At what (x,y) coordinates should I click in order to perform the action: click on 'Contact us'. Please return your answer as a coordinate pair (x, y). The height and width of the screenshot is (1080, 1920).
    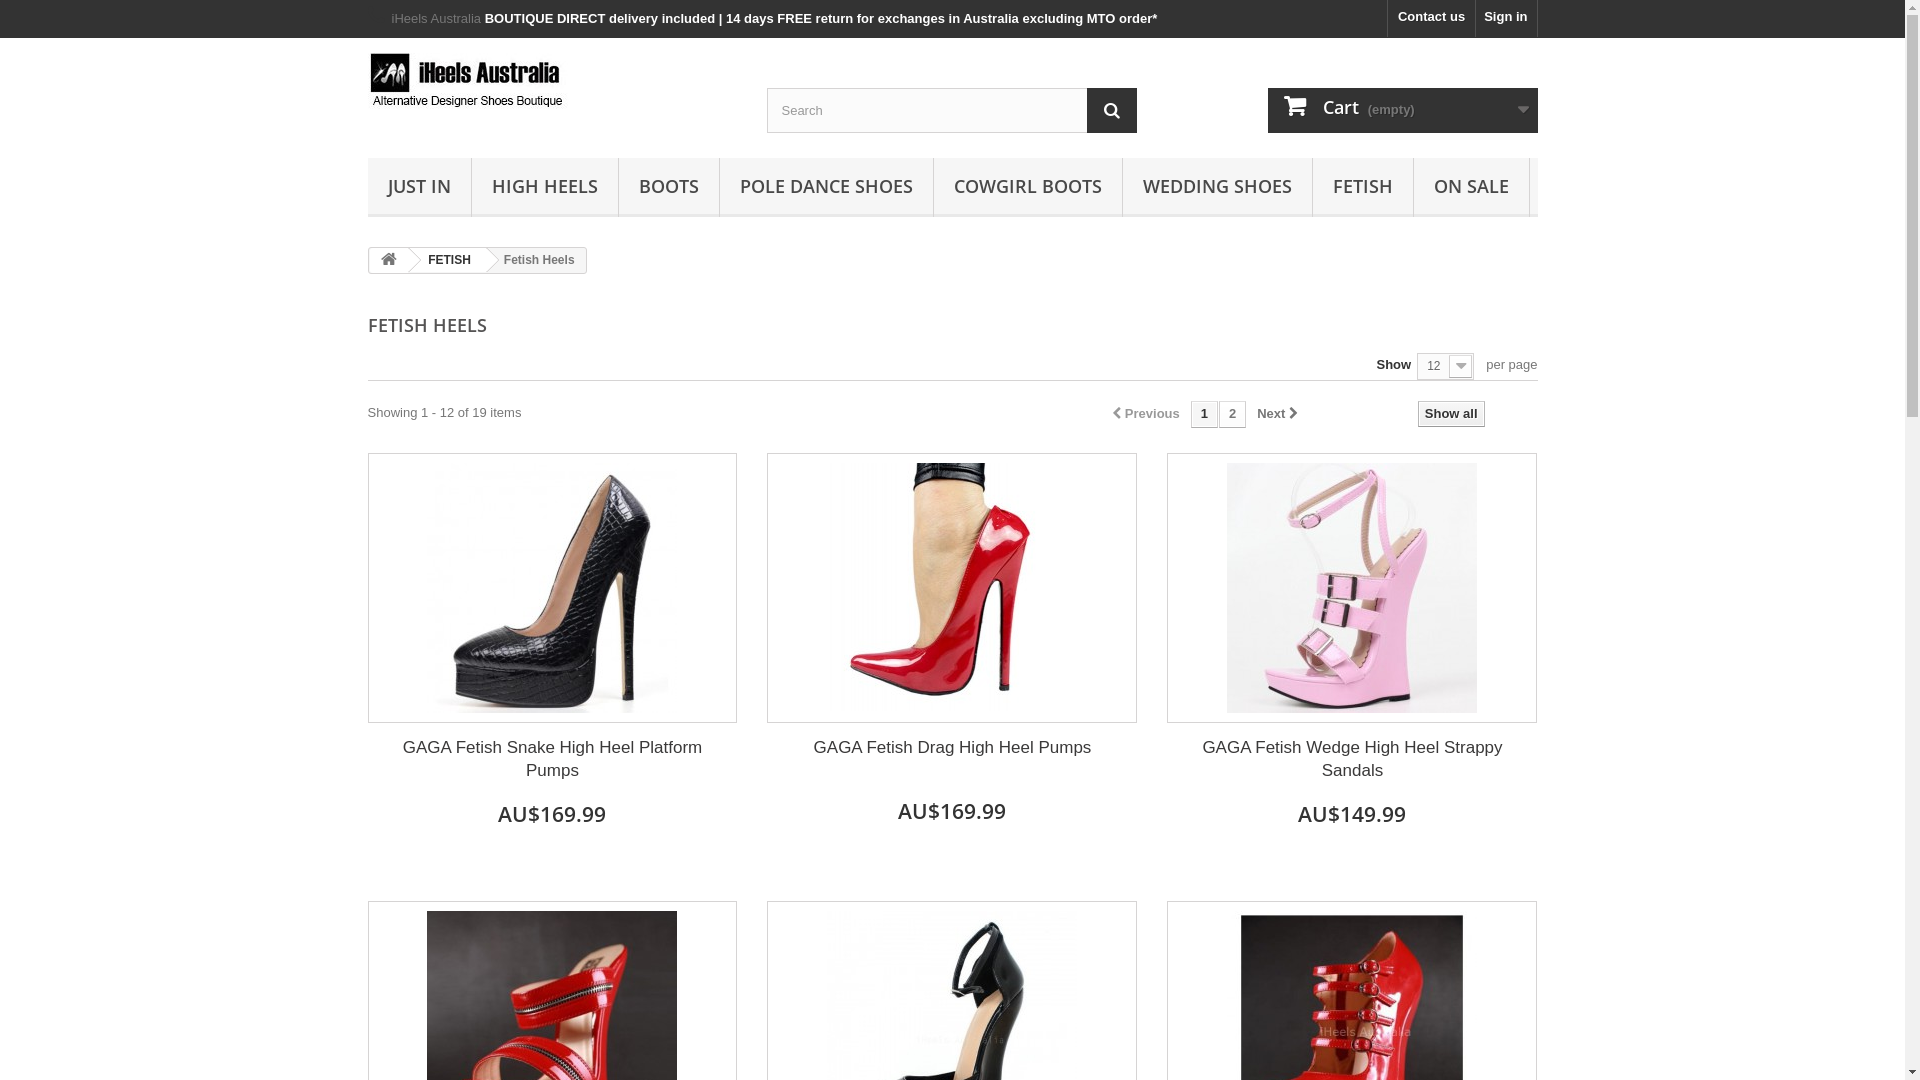
    Looking at the image, I should click on (1386, 18).